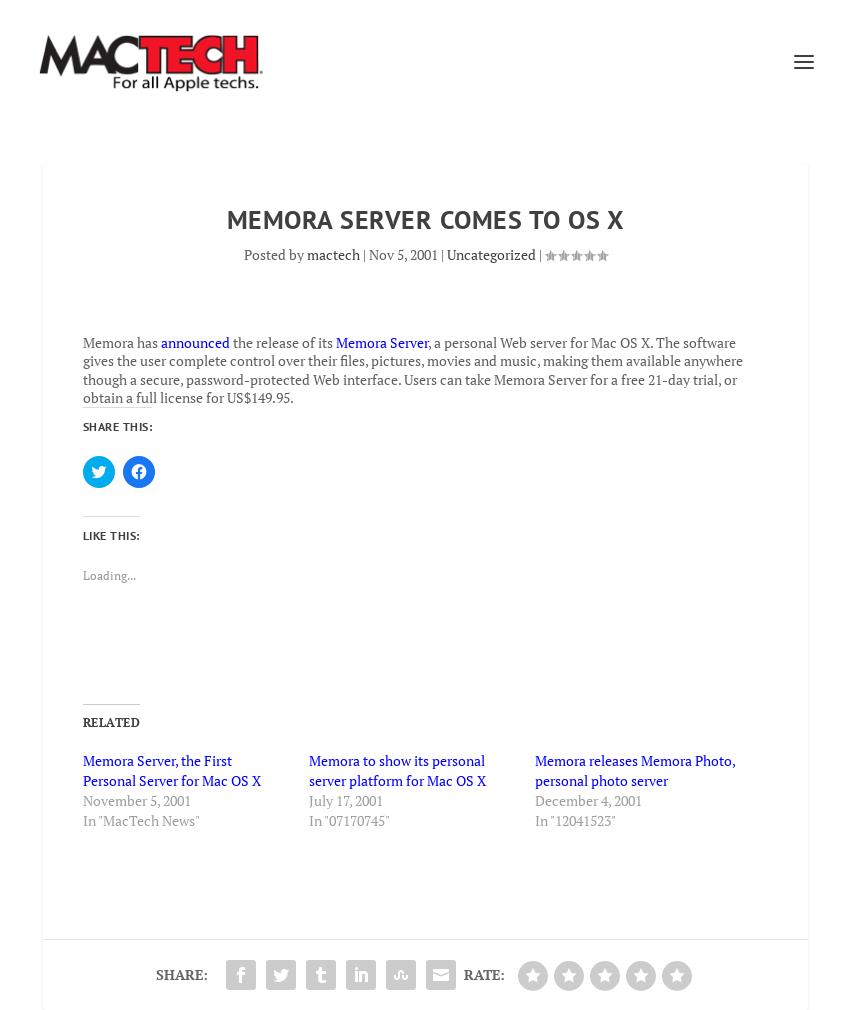 This screenshot has width=850, height=1010. Describe the element at coordinates (107, 573) in the screenshot. I see `'Loading...'` at that location.